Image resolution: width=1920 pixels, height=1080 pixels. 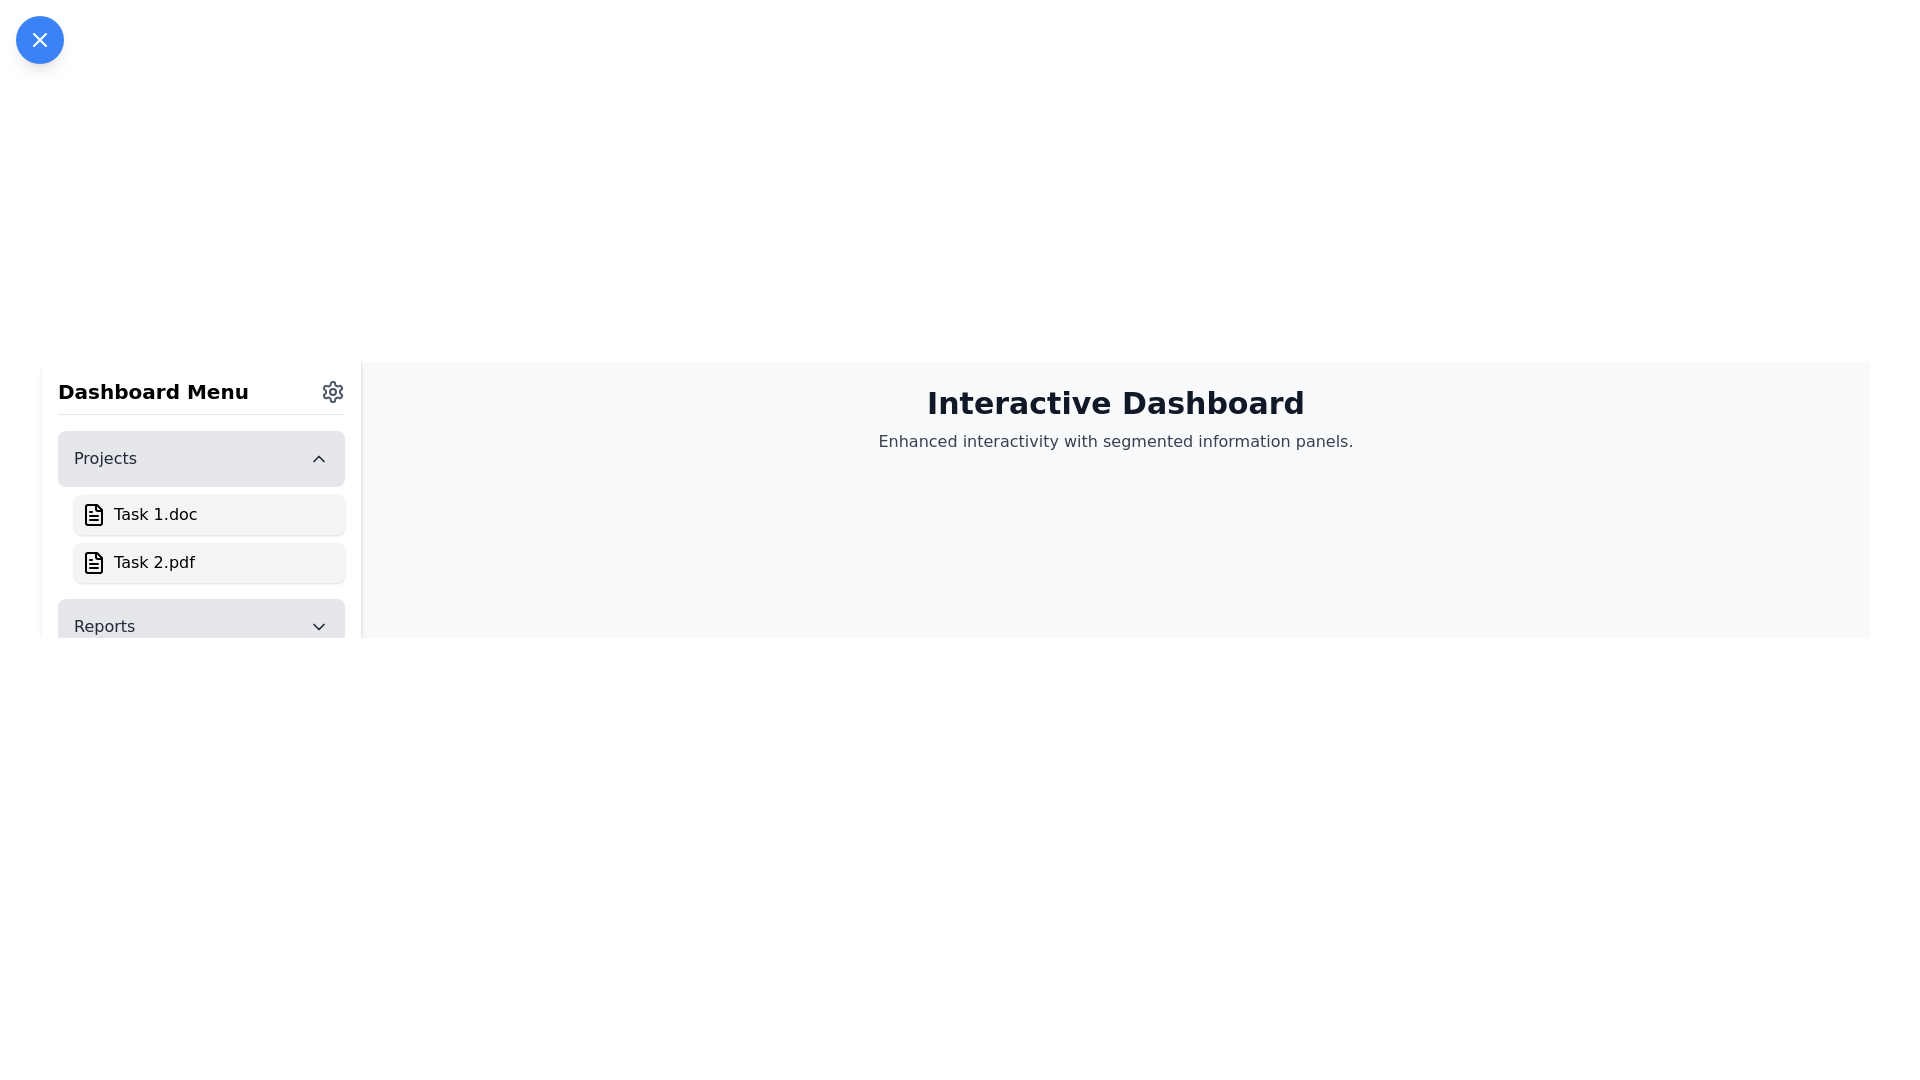 What do you see at coordinates (209, 514) in the screenshot?
I see `the first selectable item in the 'Projects' section of the left sidebar` at bounding box center [209, 514].